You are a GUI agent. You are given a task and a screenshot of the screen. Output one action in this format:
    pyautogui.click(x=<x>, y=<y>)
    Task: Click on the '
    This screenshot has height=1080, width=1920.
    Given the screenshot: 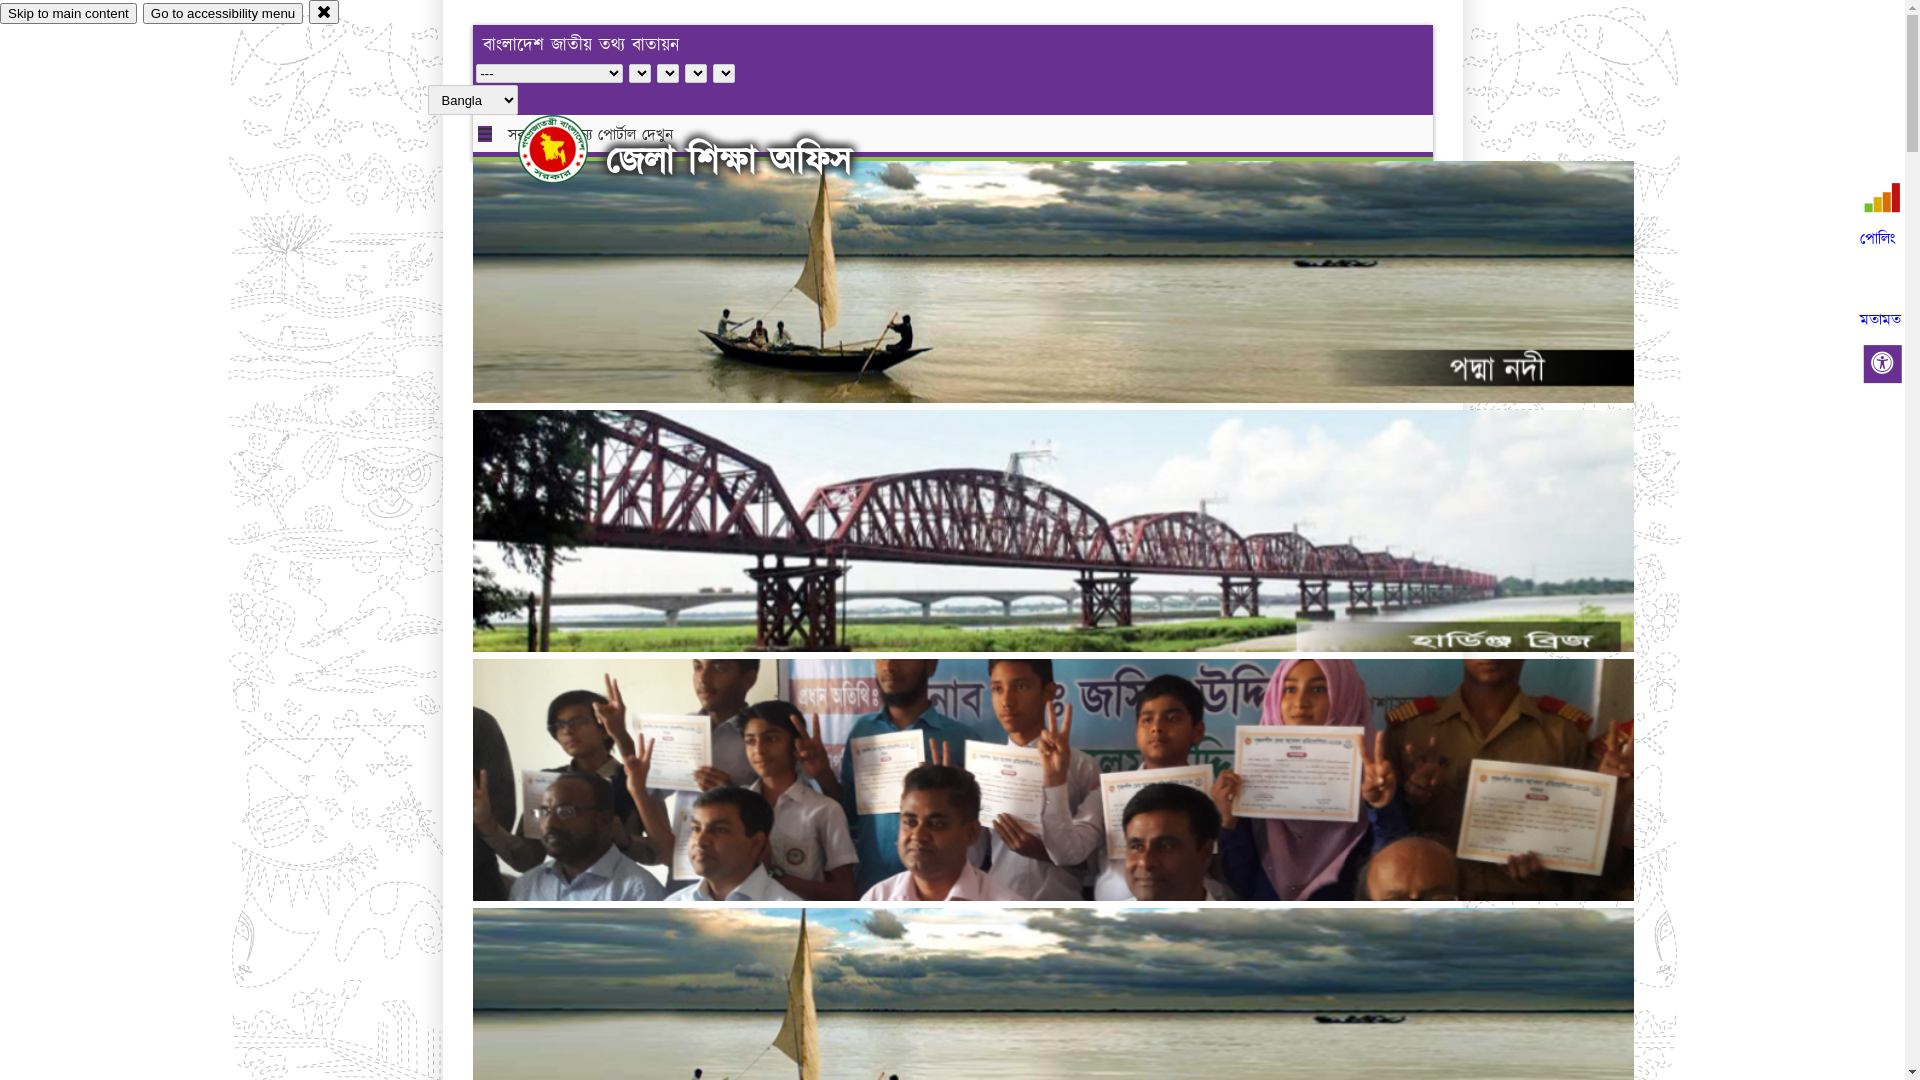 What is the action you would take?
    pyautogui.click(x=569, y=148)
    